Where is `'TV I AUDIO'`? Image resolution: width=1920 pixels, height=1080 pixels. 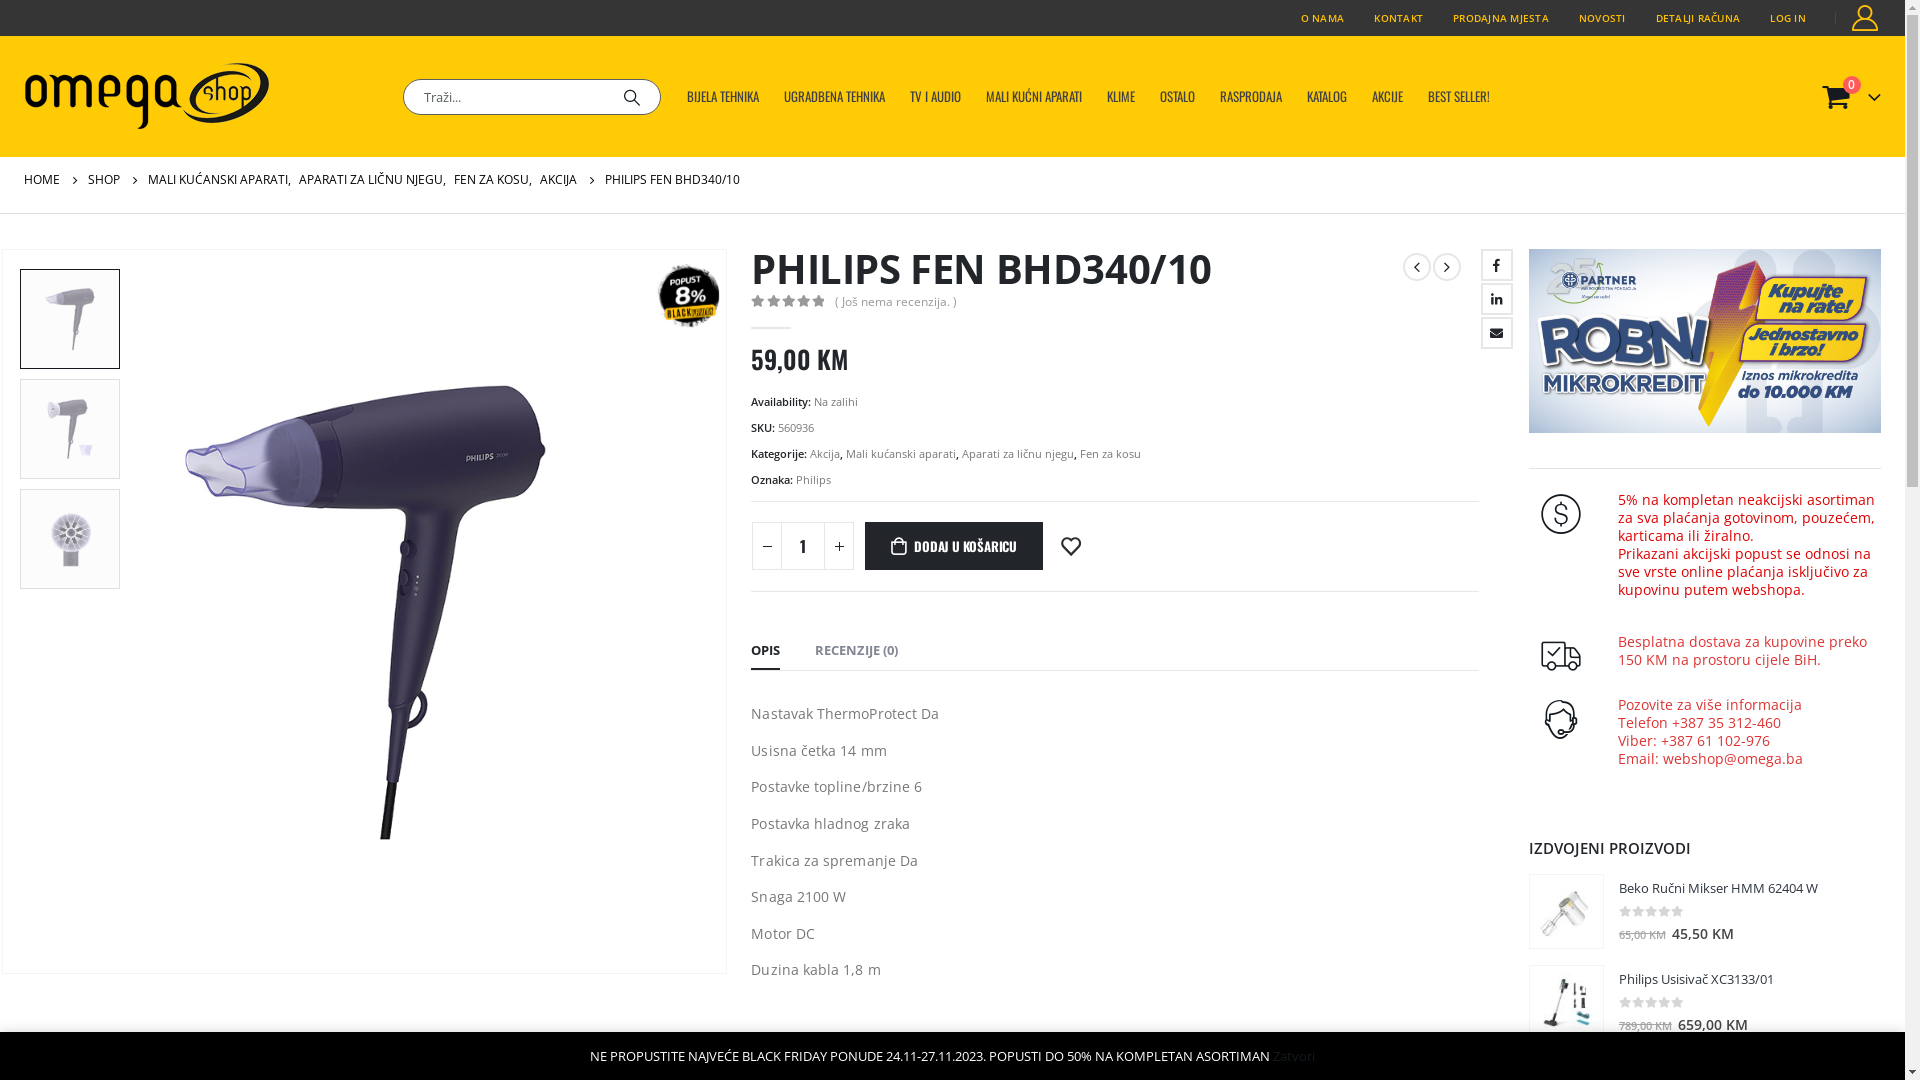
'TV I AUDIO' is located at coordinates (934, 96).